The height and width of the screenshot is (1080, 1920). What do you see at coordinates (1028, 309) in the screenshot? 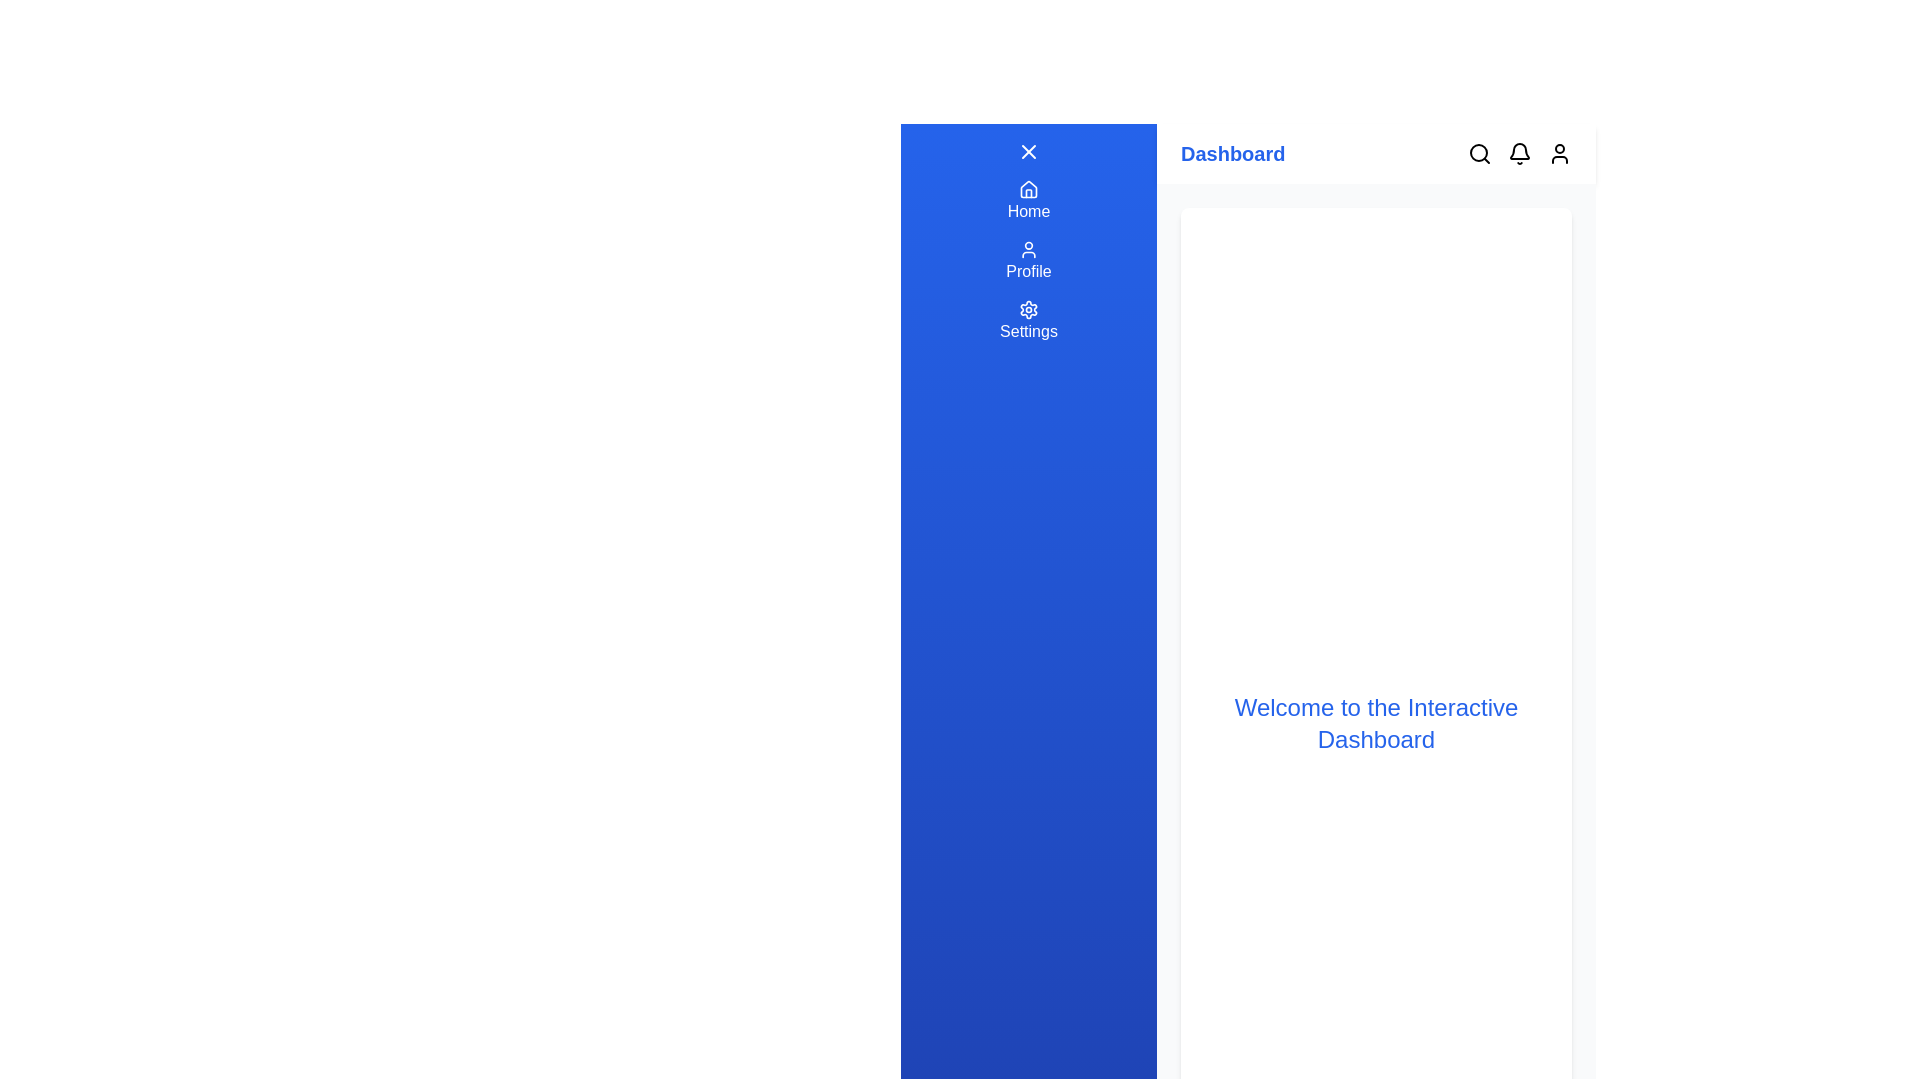
I see `the settings icon, which is a gear icon located in the vertical sidebar of the application's navigation menu` at bounding box center [1028, 309].